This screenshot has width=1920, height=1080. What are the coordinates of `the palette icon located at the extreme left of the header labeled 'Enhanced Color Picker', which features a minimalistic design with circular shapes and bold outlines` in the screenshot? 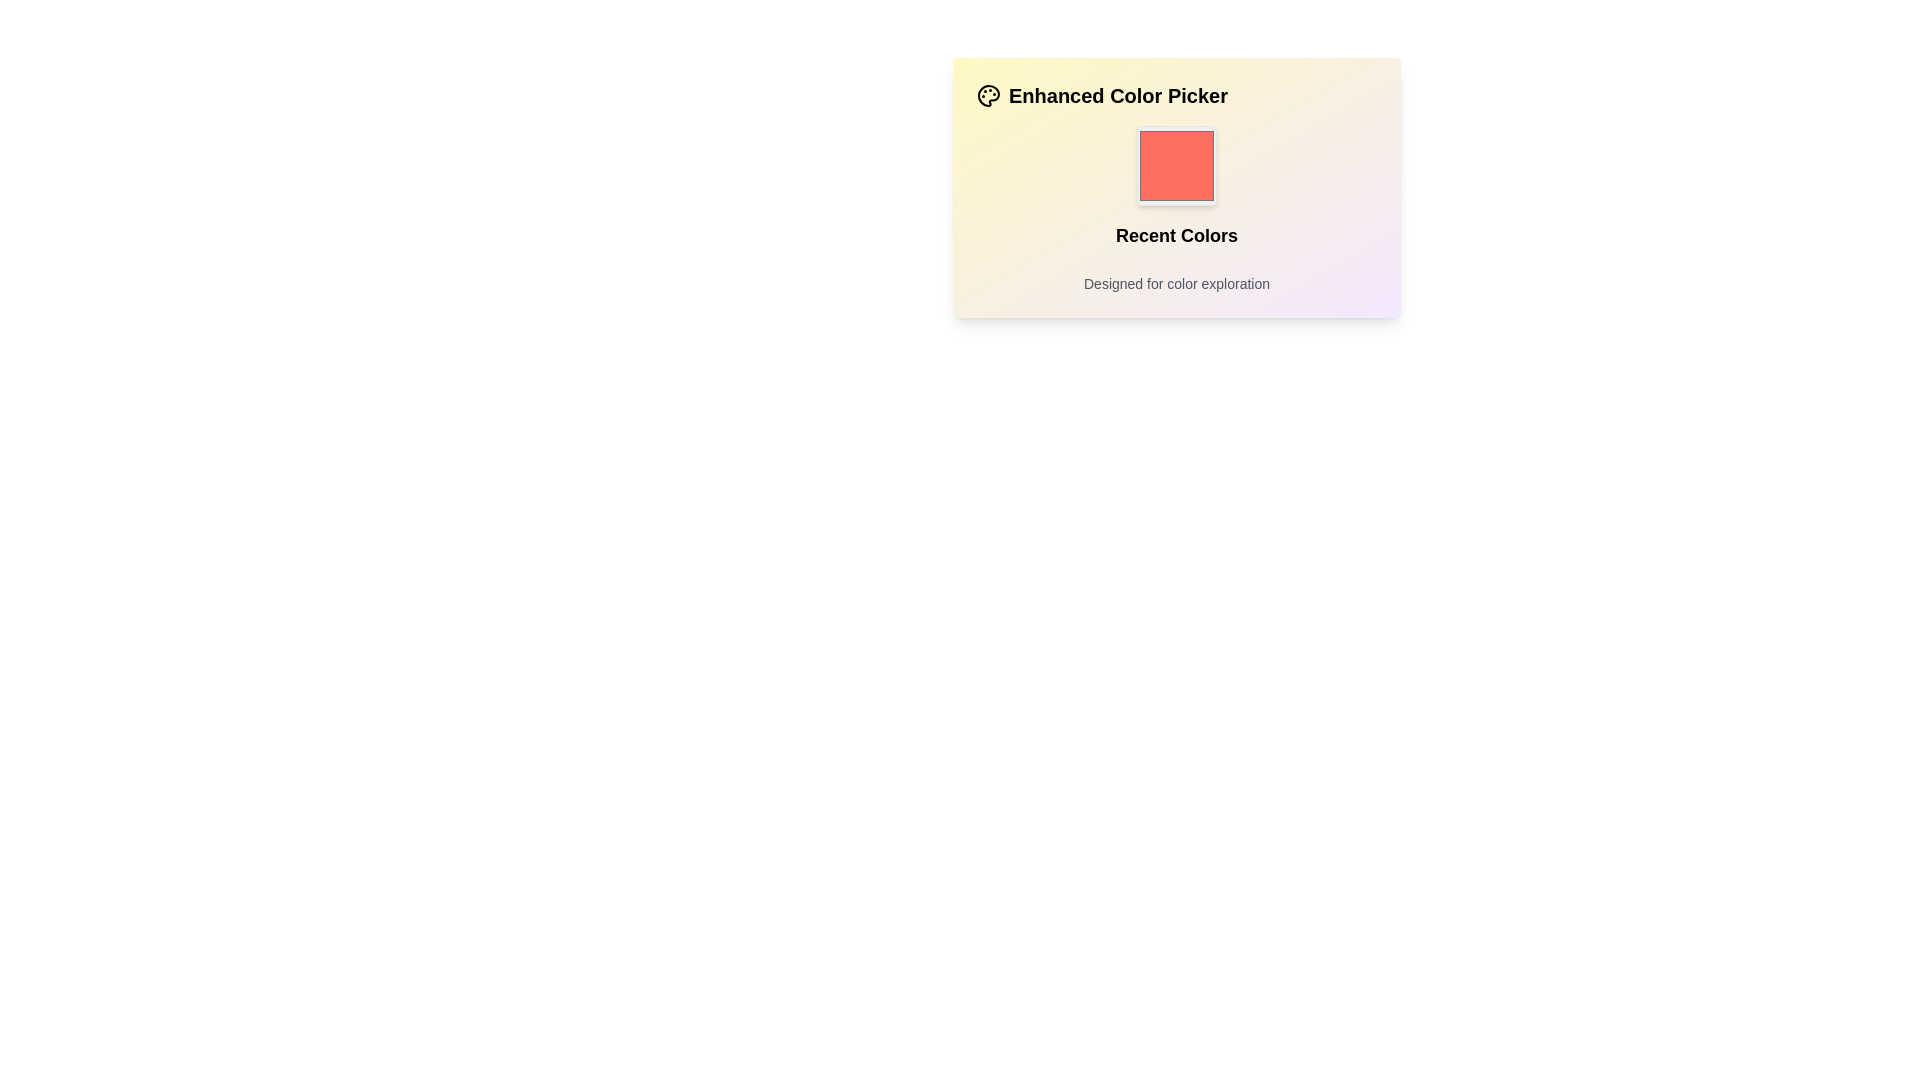 It's located at (988, 96).